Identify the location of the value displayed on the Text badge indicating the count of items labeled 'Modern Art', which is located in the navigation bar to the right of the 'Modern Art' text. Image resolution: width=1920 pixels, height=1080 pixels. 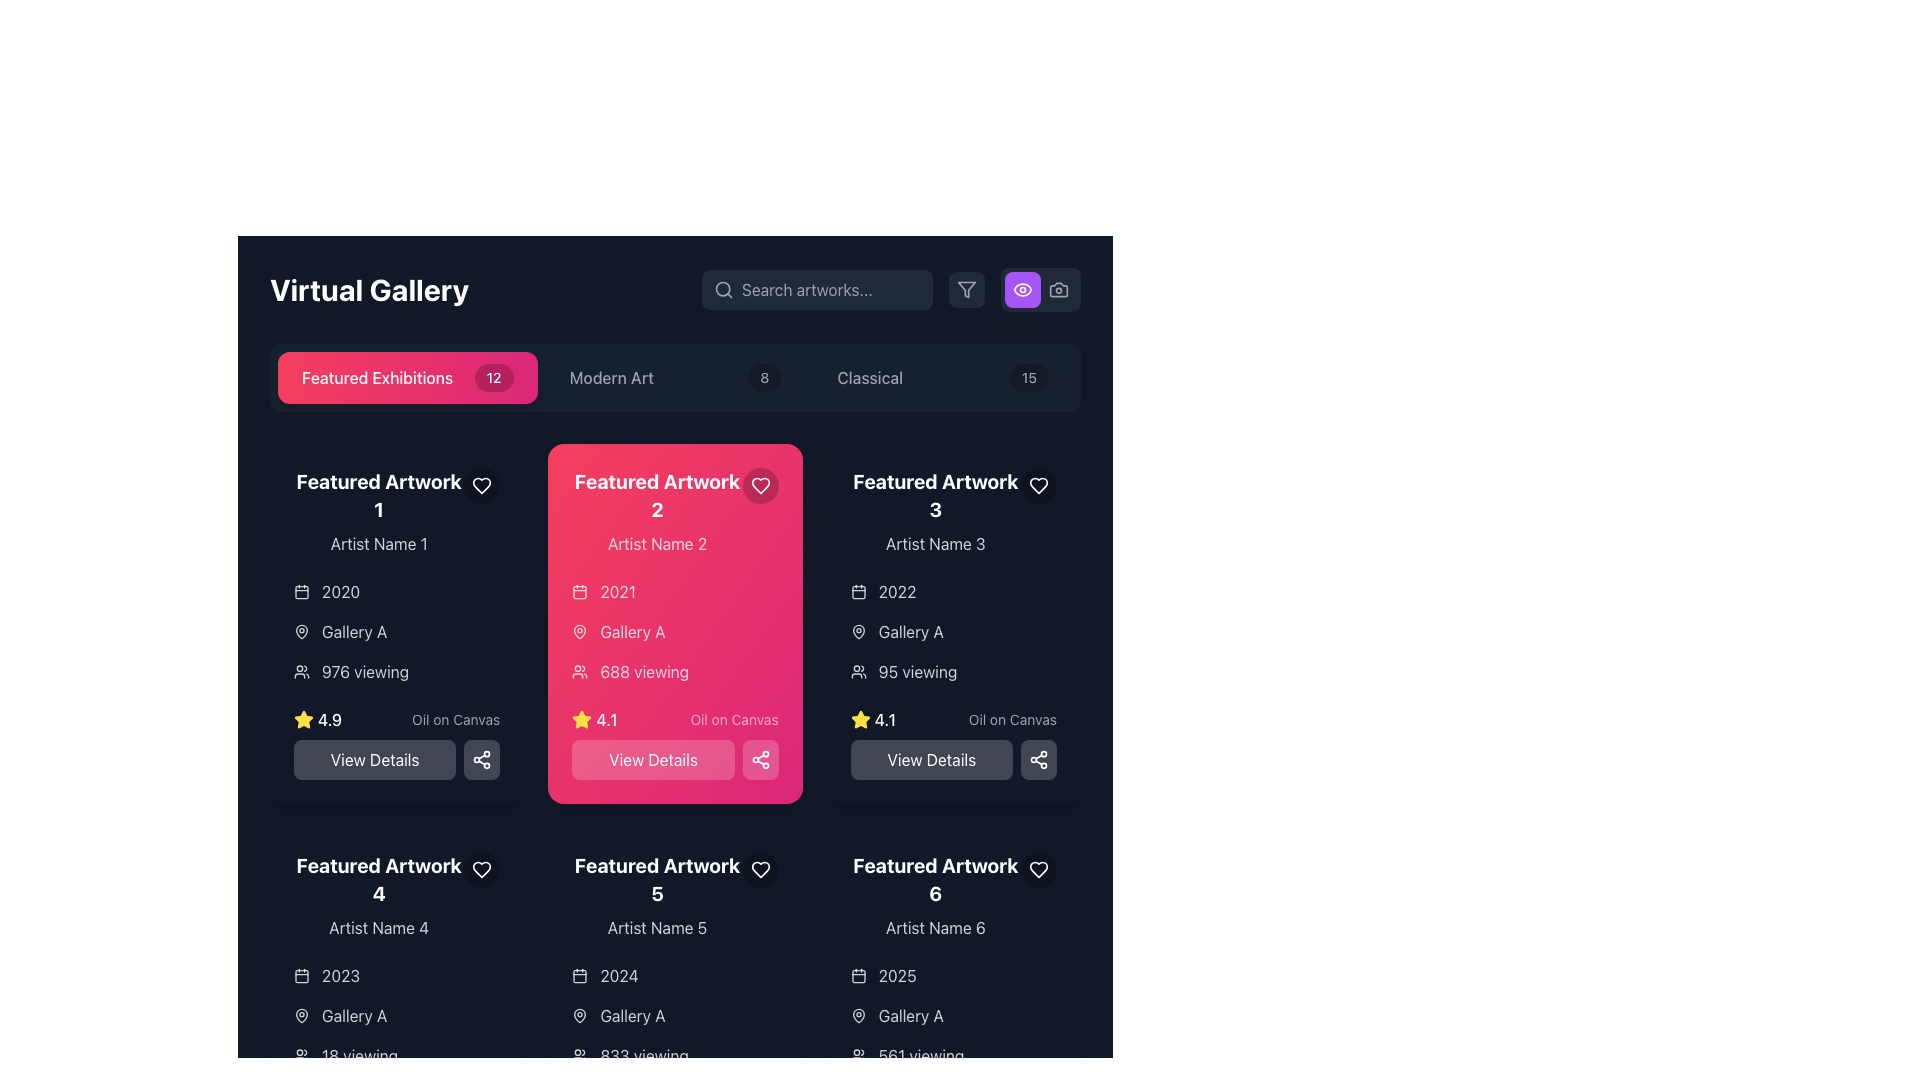
(763, 378).